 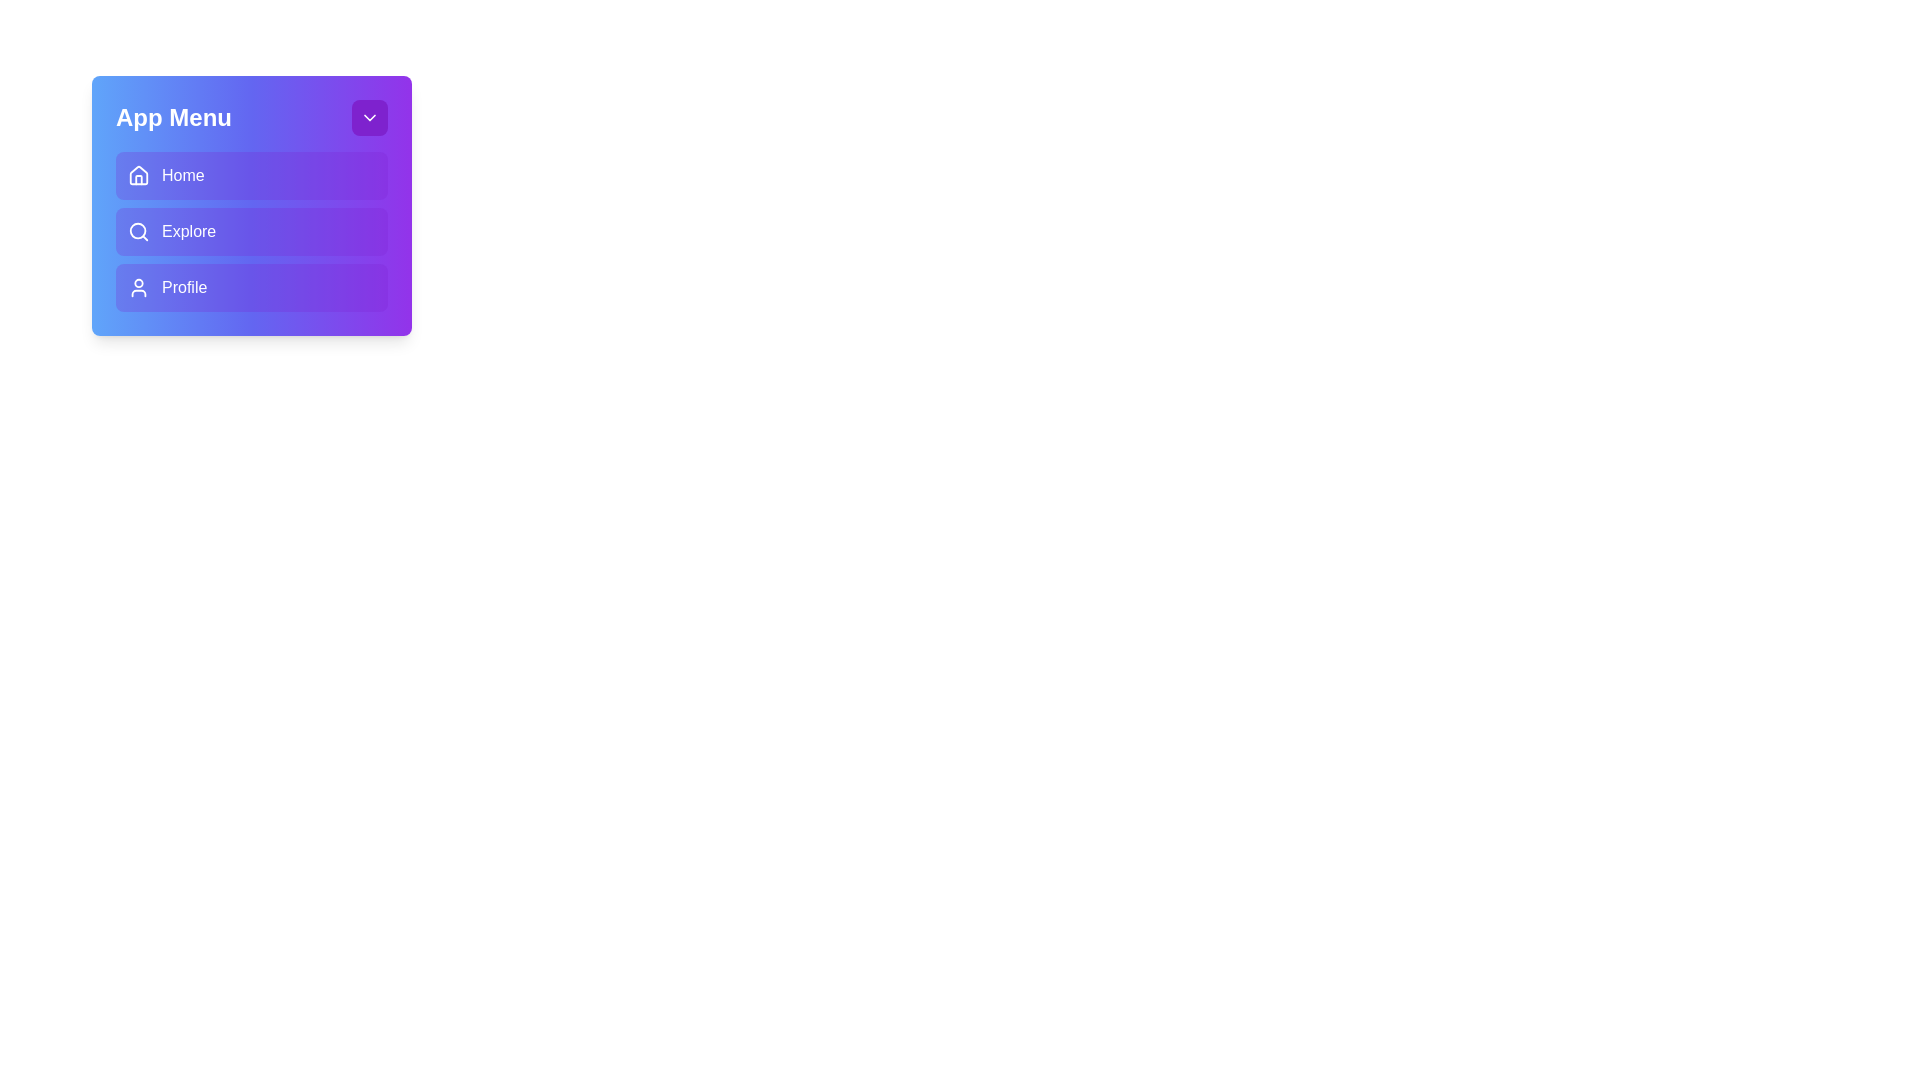 I want to click on the button located at the top-right corner of the 'App Menu', so click(x=369, y=118).